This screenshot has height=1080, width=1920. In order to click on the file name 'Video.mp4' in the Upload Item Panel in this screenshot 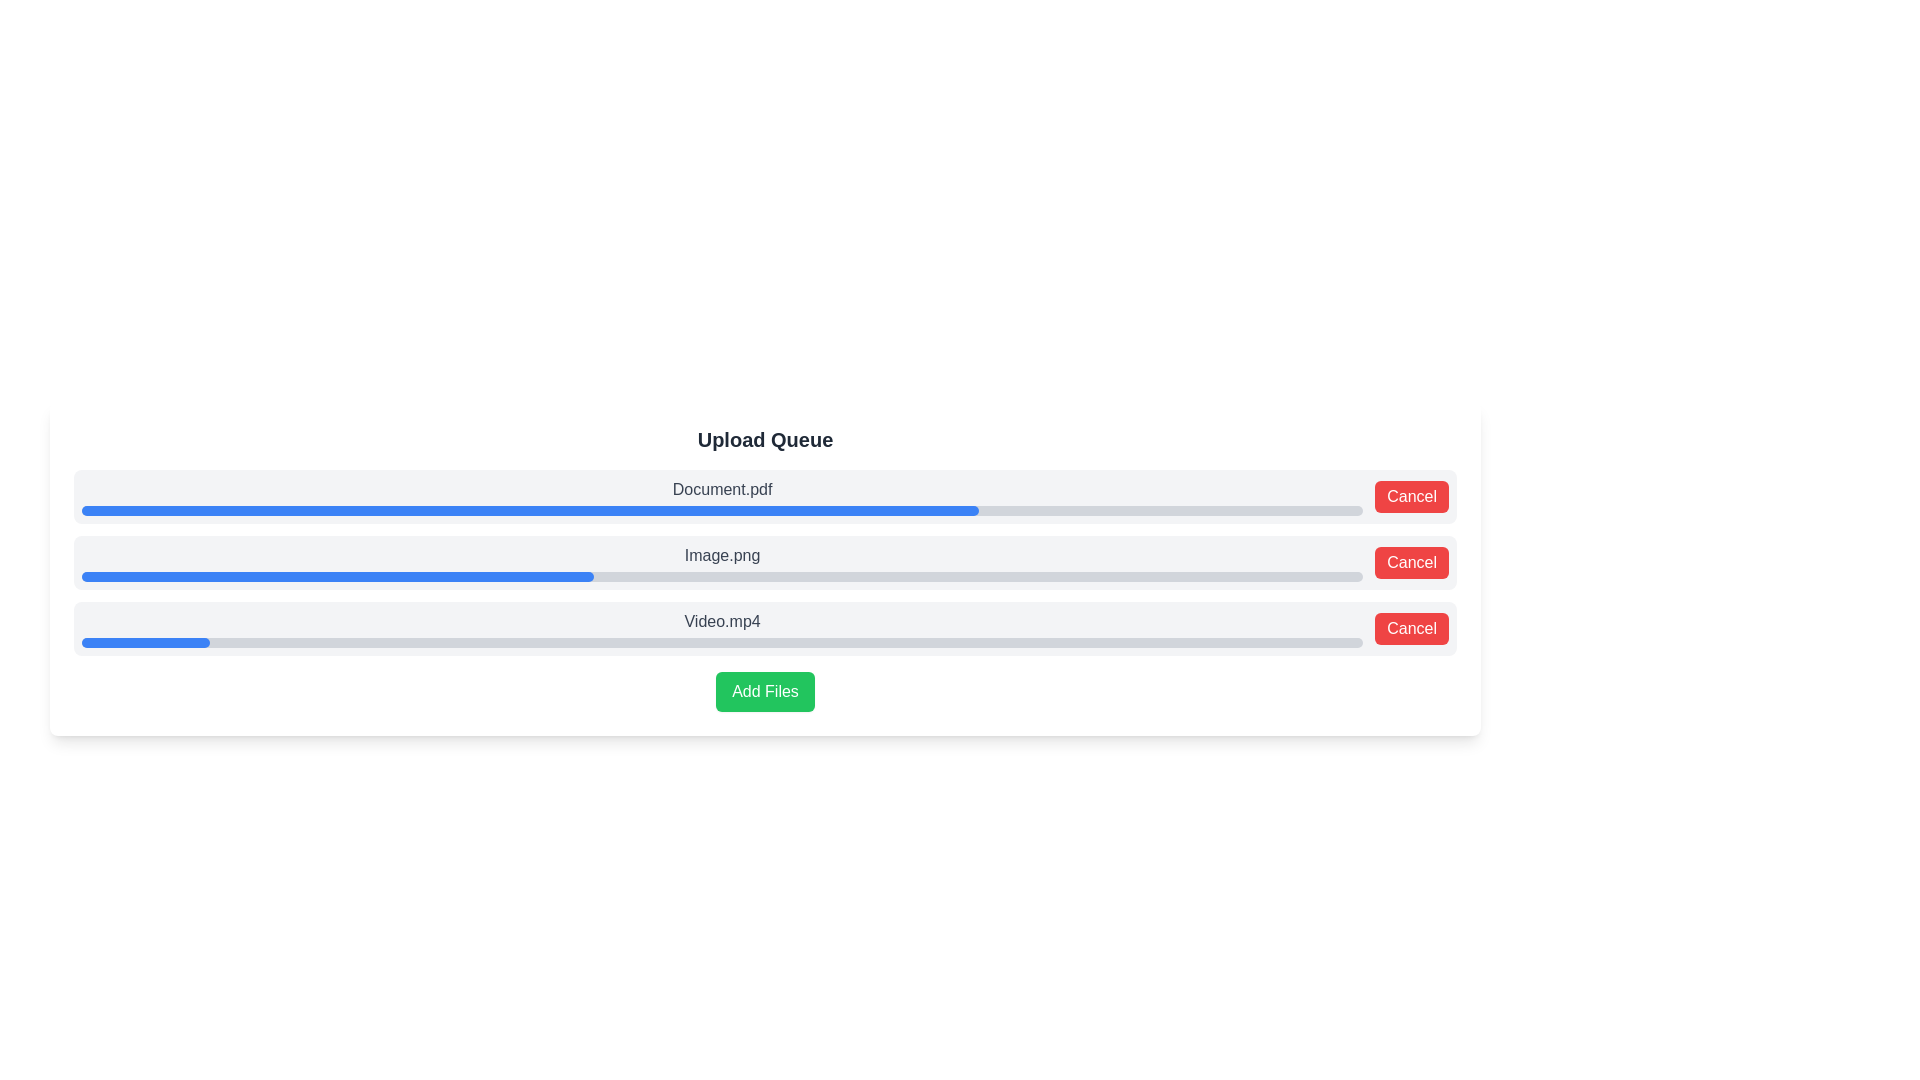, I will do `click(764, 627)`.